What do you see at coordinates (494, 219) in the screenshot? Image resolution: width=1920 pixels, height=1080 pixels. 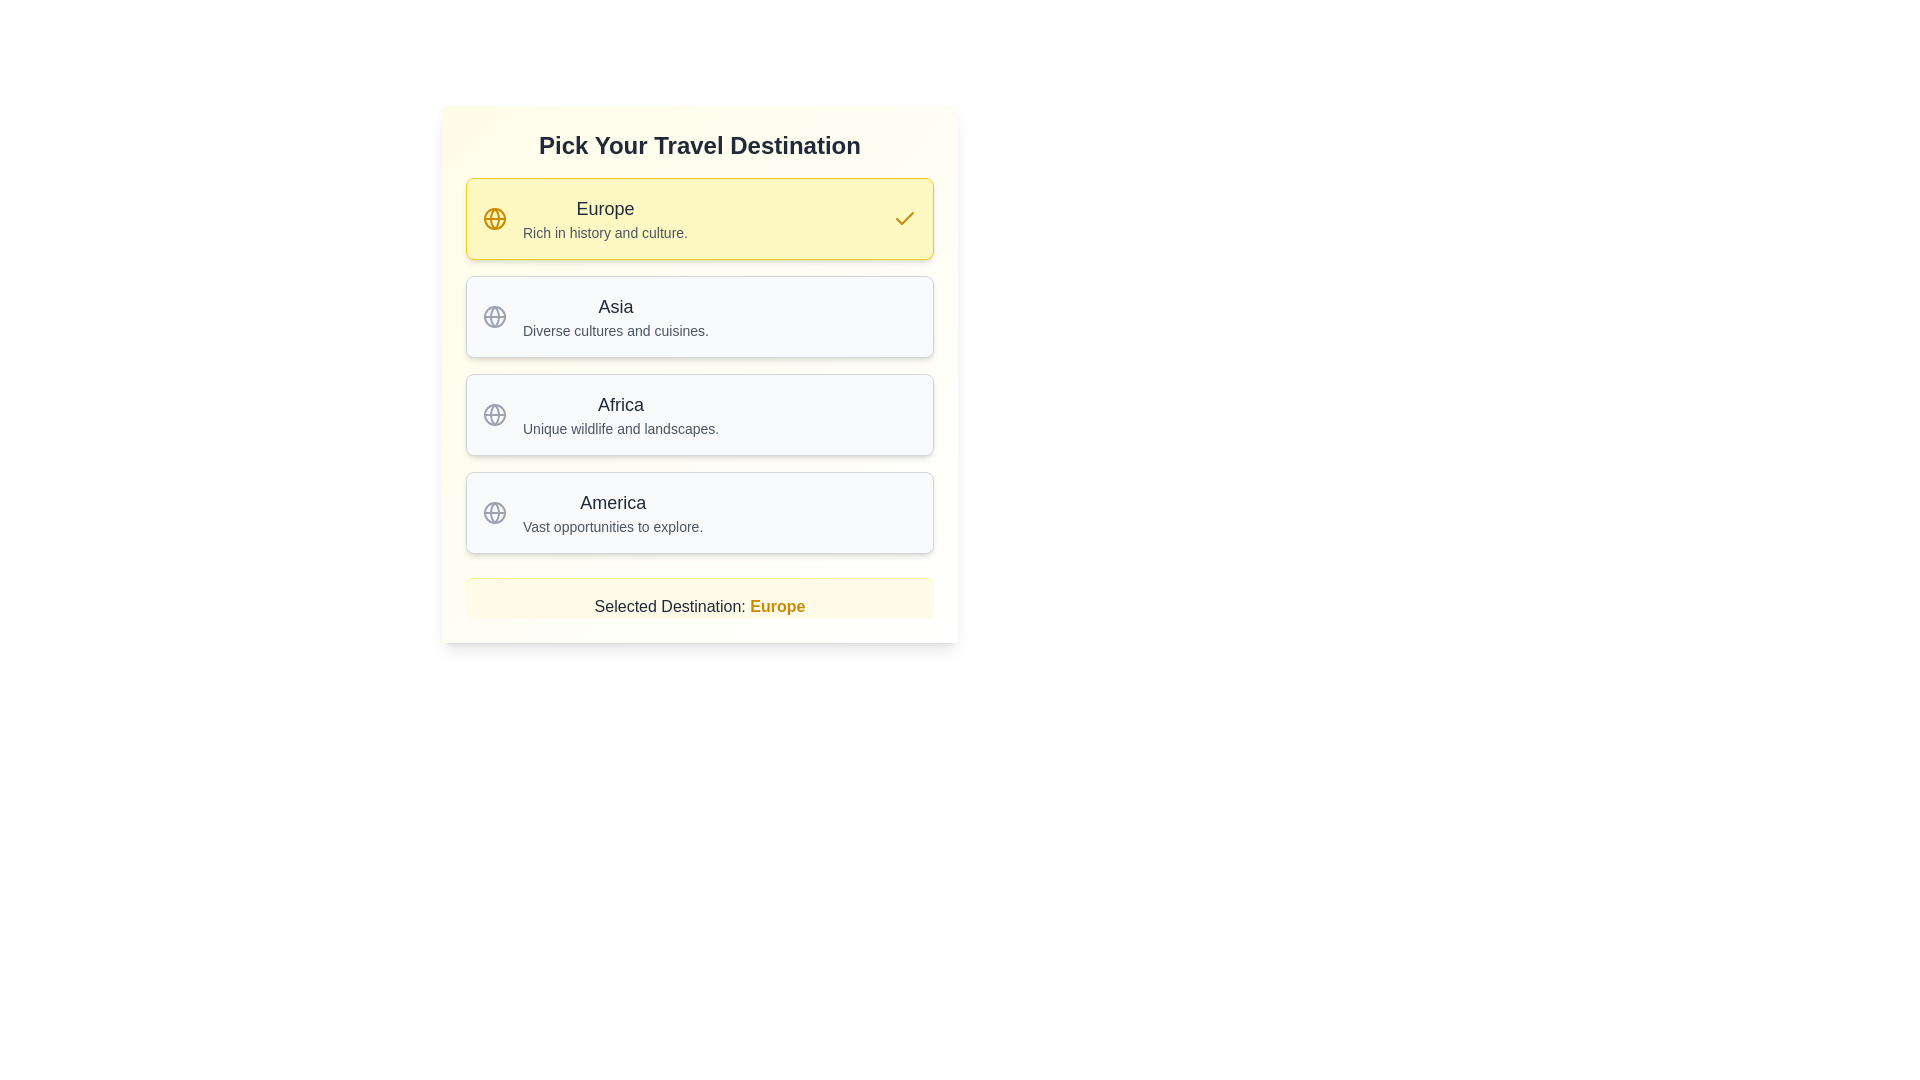 I see `the graphical decoration element within the SVG that enhances the representation of the 'Europe' option in the travel destination menu` at bounding box center [494, 219].